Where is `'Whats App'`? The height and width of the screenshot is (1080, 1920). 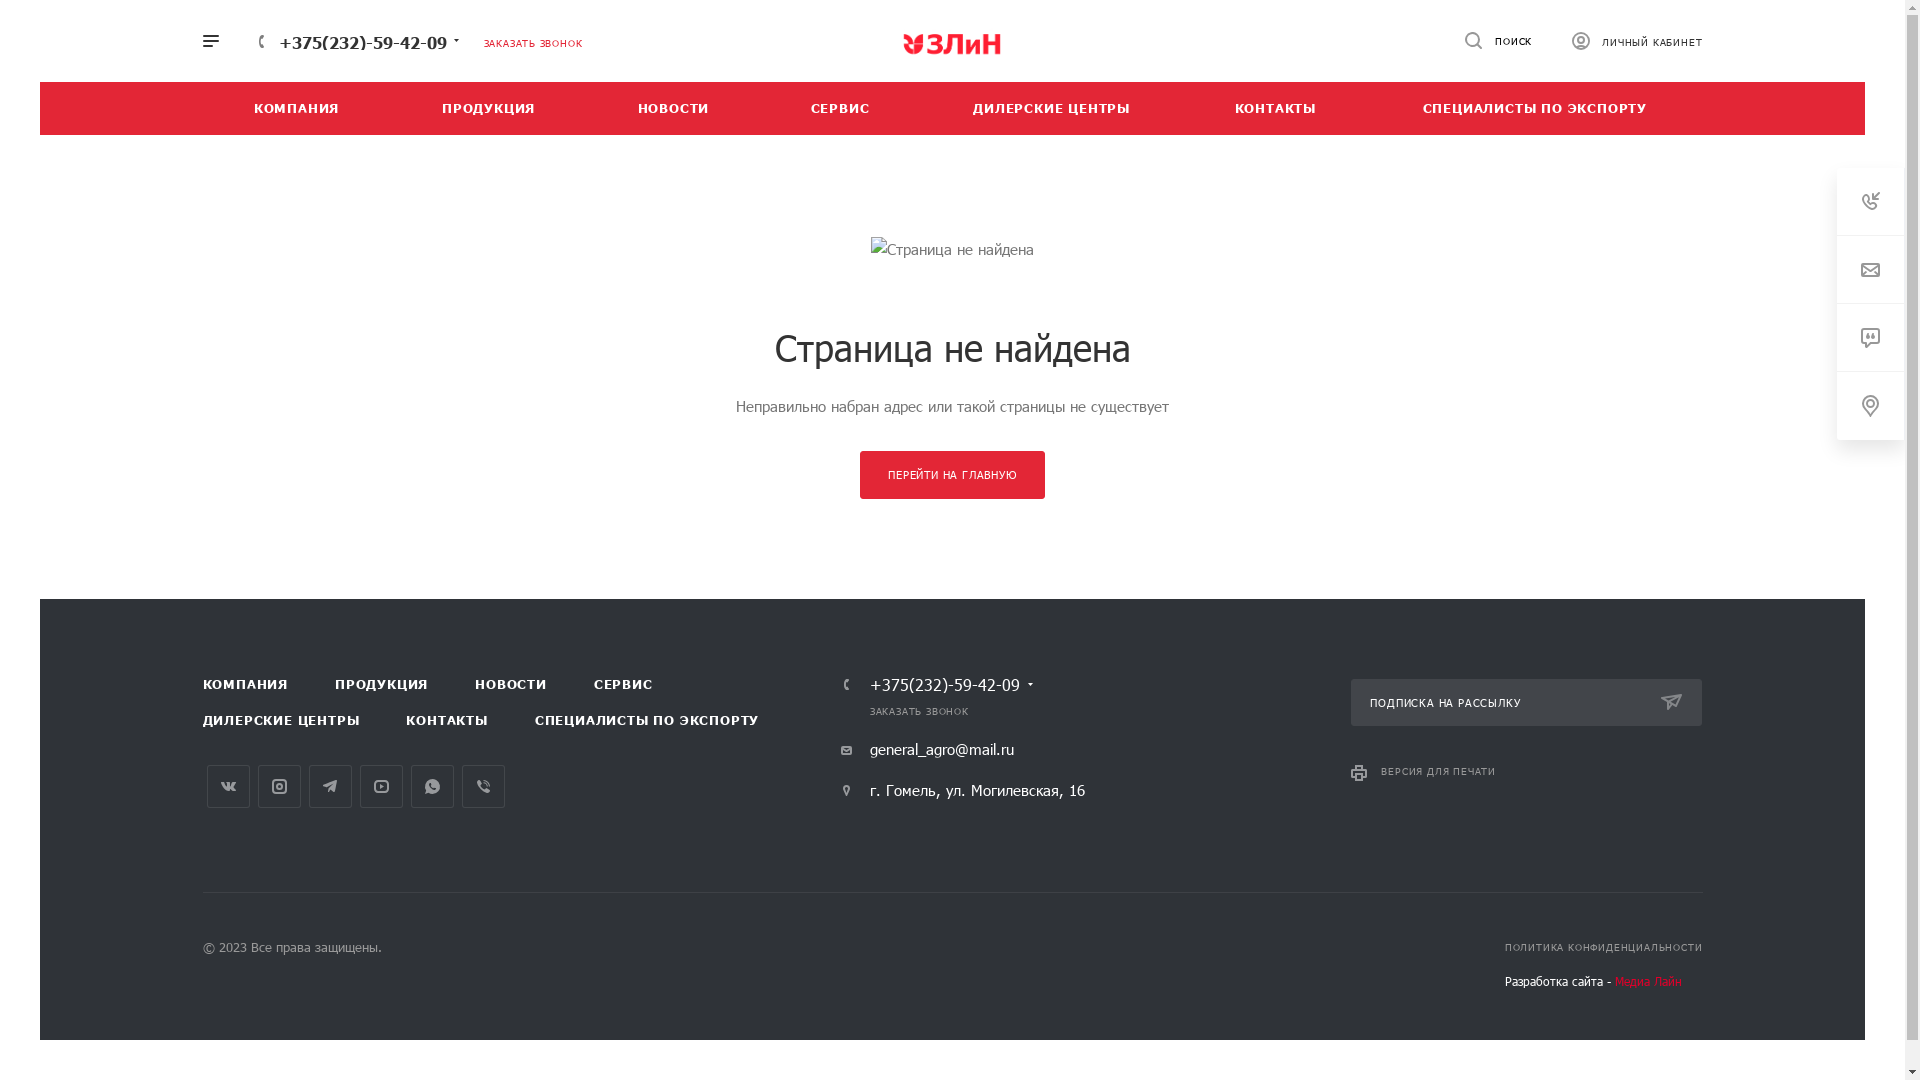 'Whats App' is located at coordinates (430, 785).